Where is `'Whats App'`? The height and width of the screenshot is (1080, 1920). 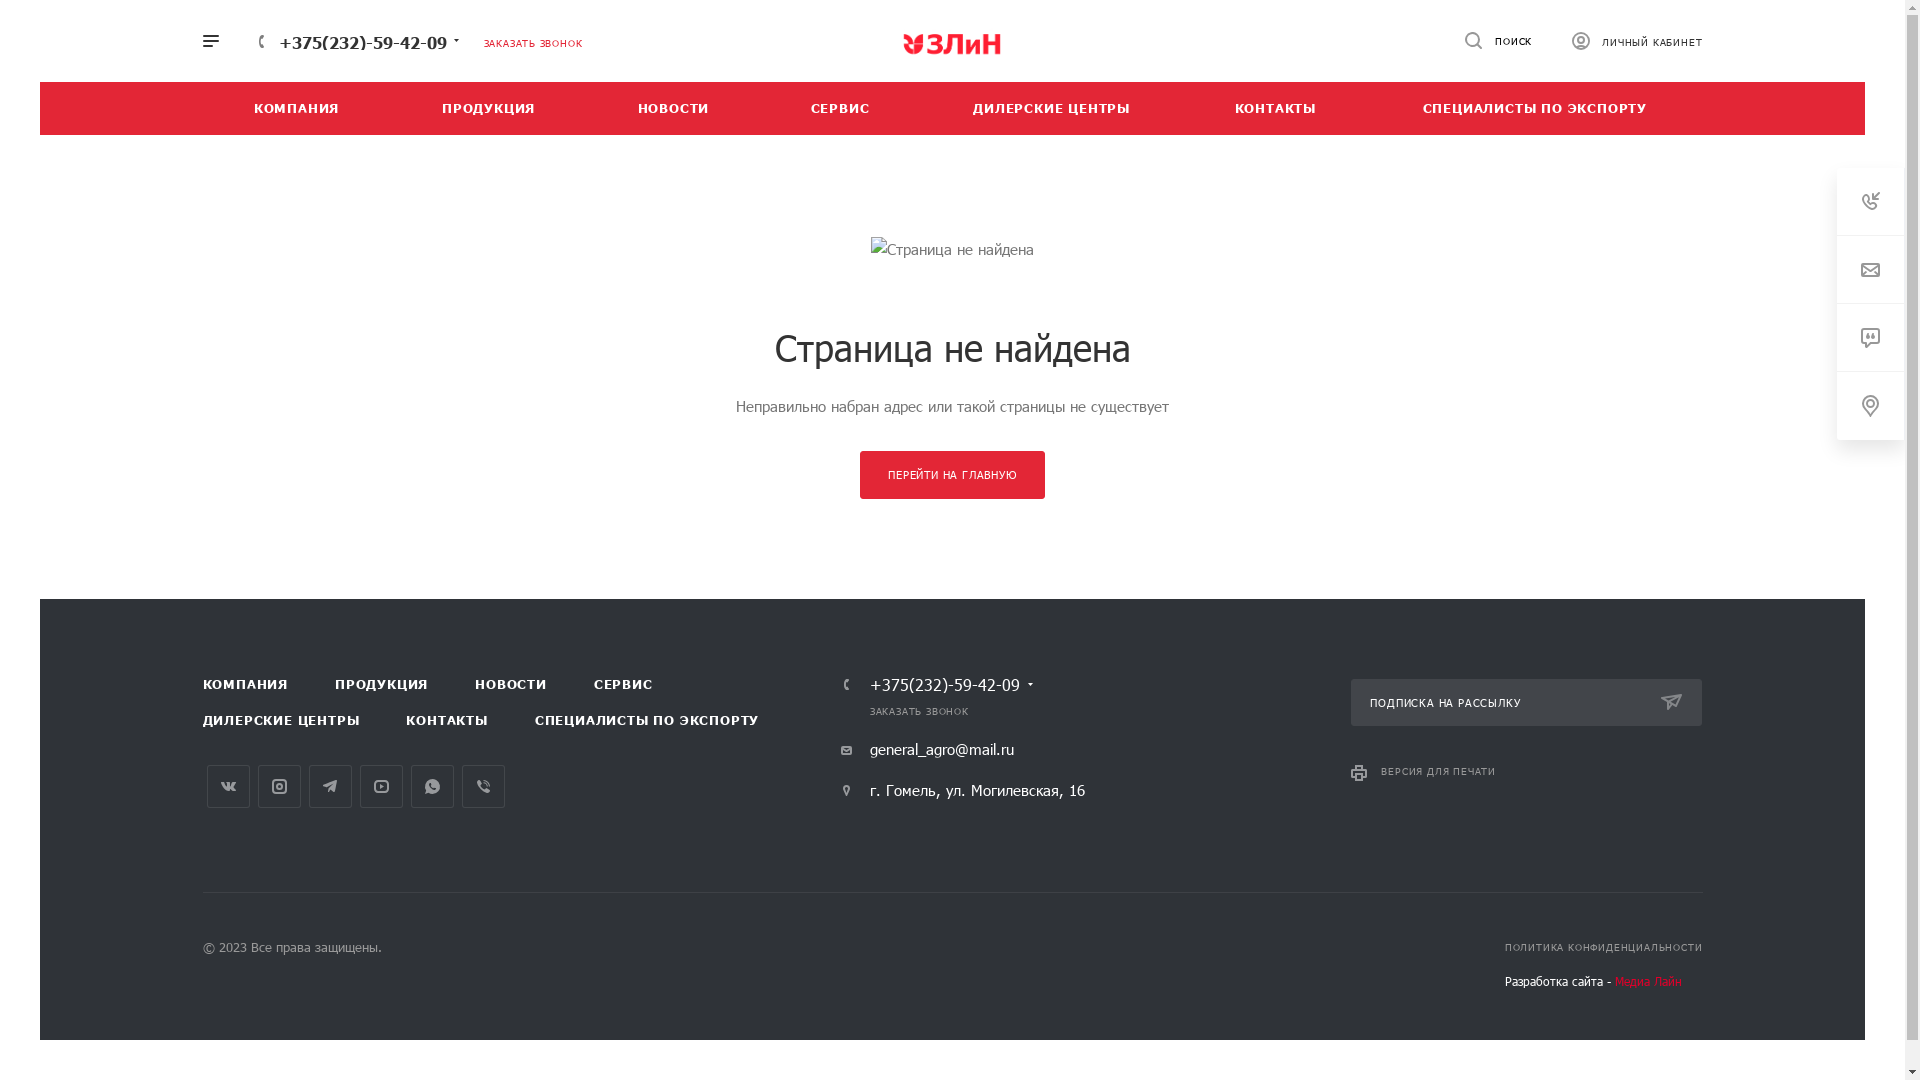 'Whats App' is located at coordinates (430, 785).